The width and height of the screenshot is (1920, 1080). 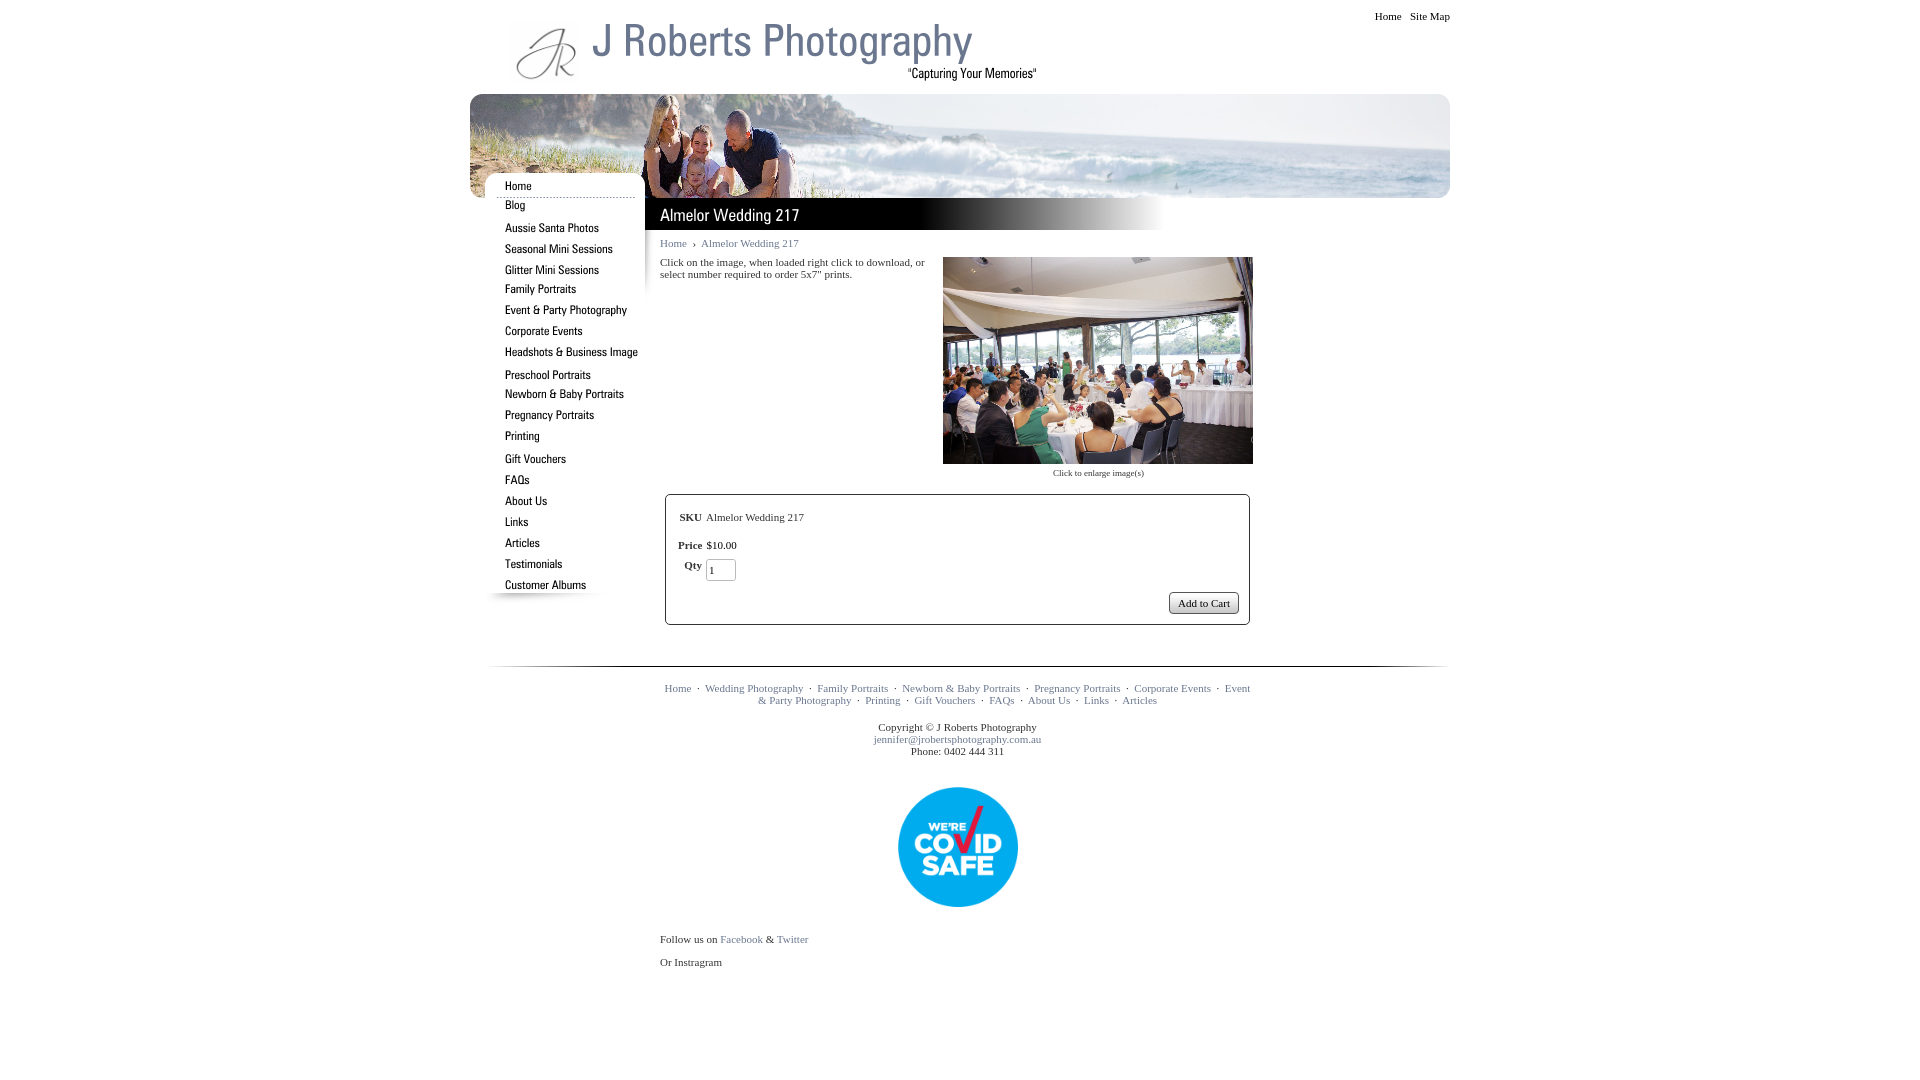 What do you see at coordinates (1387, 15) in the screenshot?
I see `'Home'` at bounding box center [1387, 15].